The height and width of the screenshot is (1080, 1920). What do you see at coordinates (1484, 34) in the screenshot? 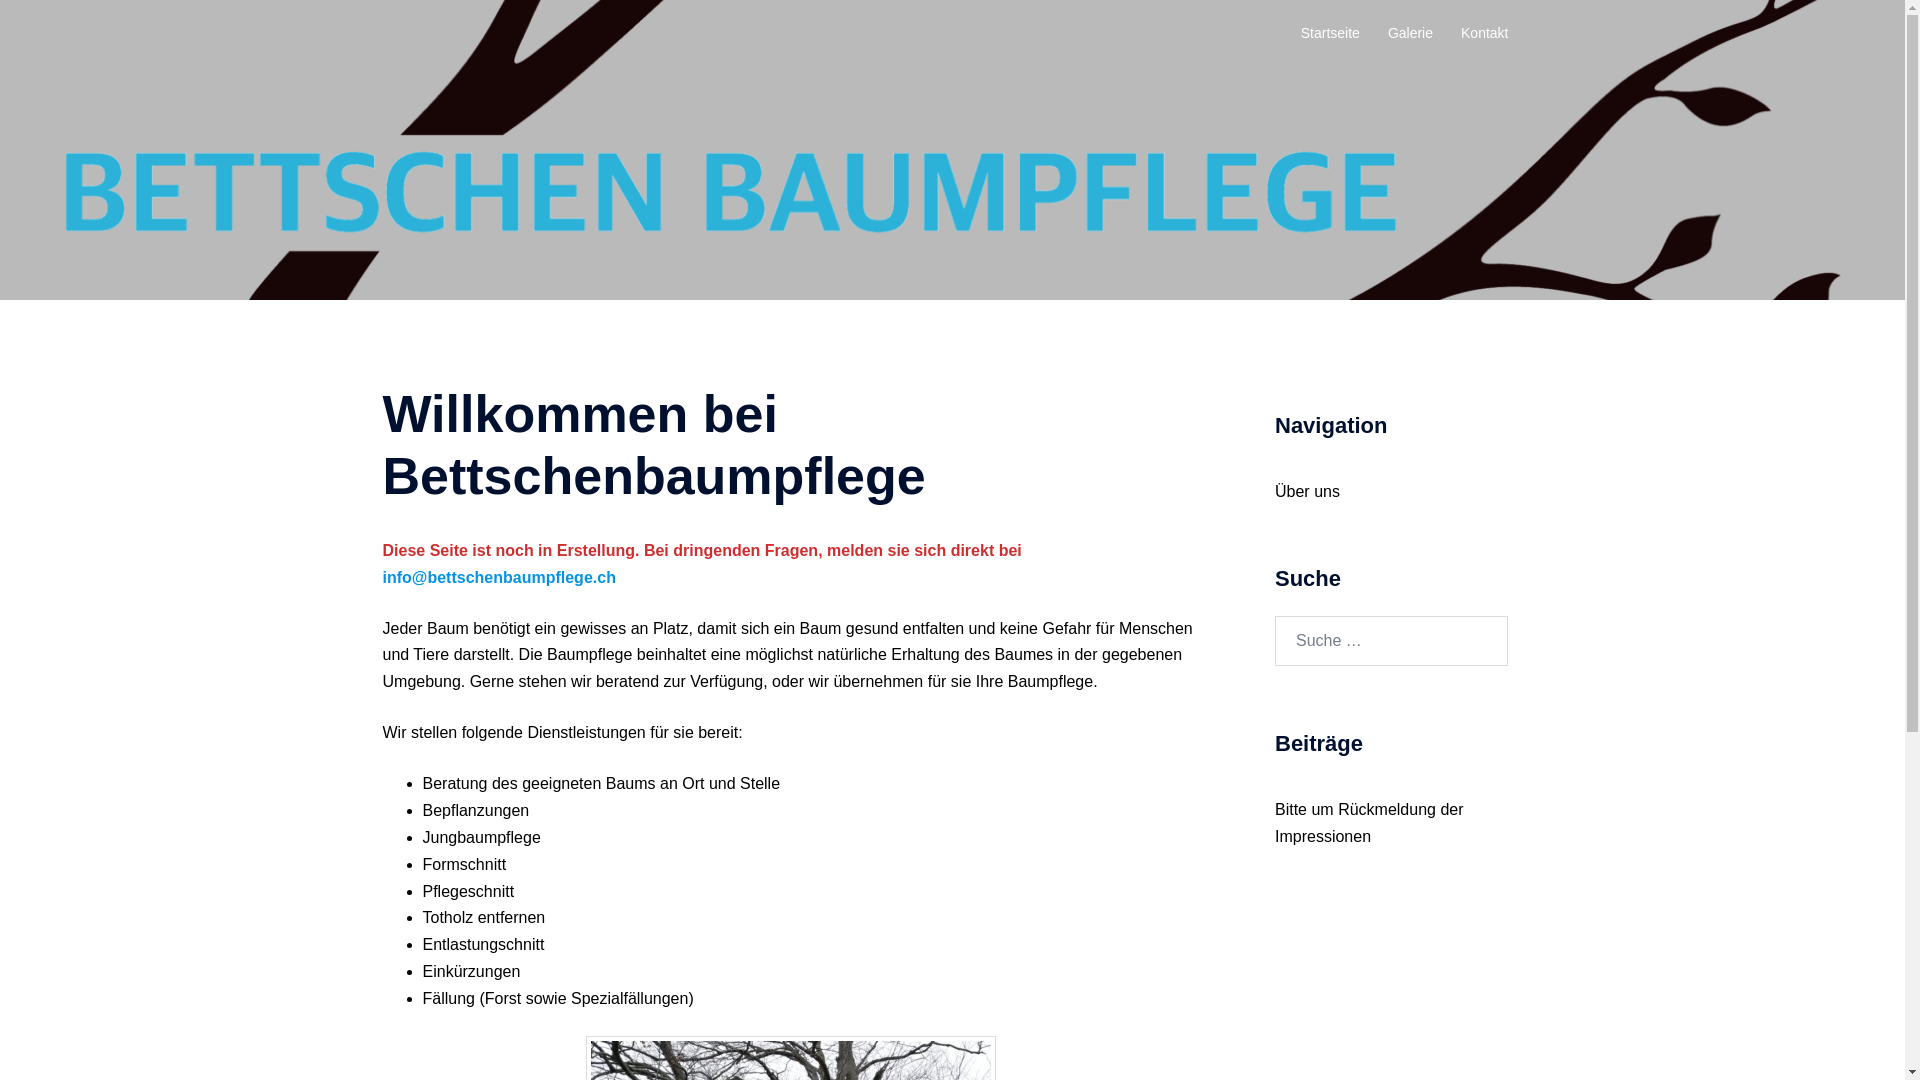
I see `'Kontakt'` at bounding box center [1484, 34].